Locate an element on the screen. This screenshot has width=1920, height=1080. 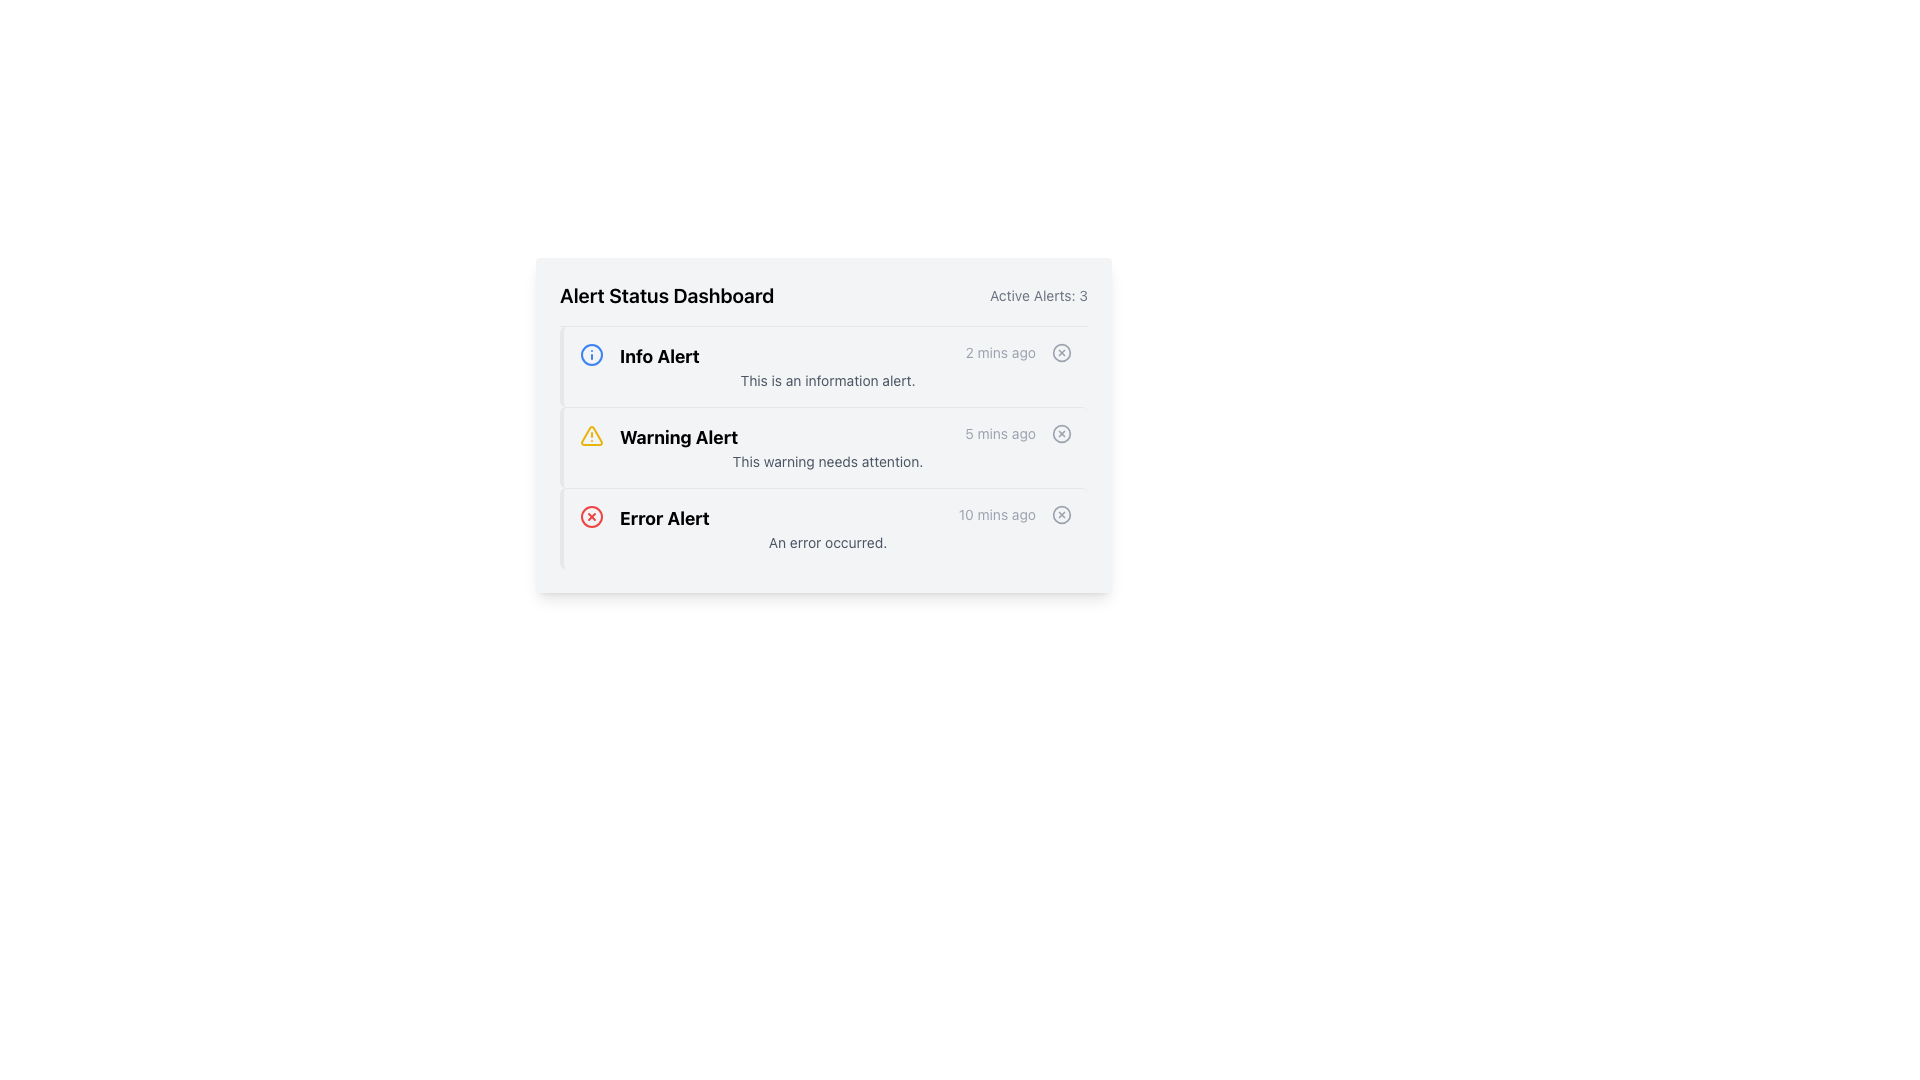
the Circular indicator, which is a circular shape with a thin black outline located to the right of the 'Info Alert' notification and aligned with the '2 mins ago' timestamp is located at coordinates (1060, 352).